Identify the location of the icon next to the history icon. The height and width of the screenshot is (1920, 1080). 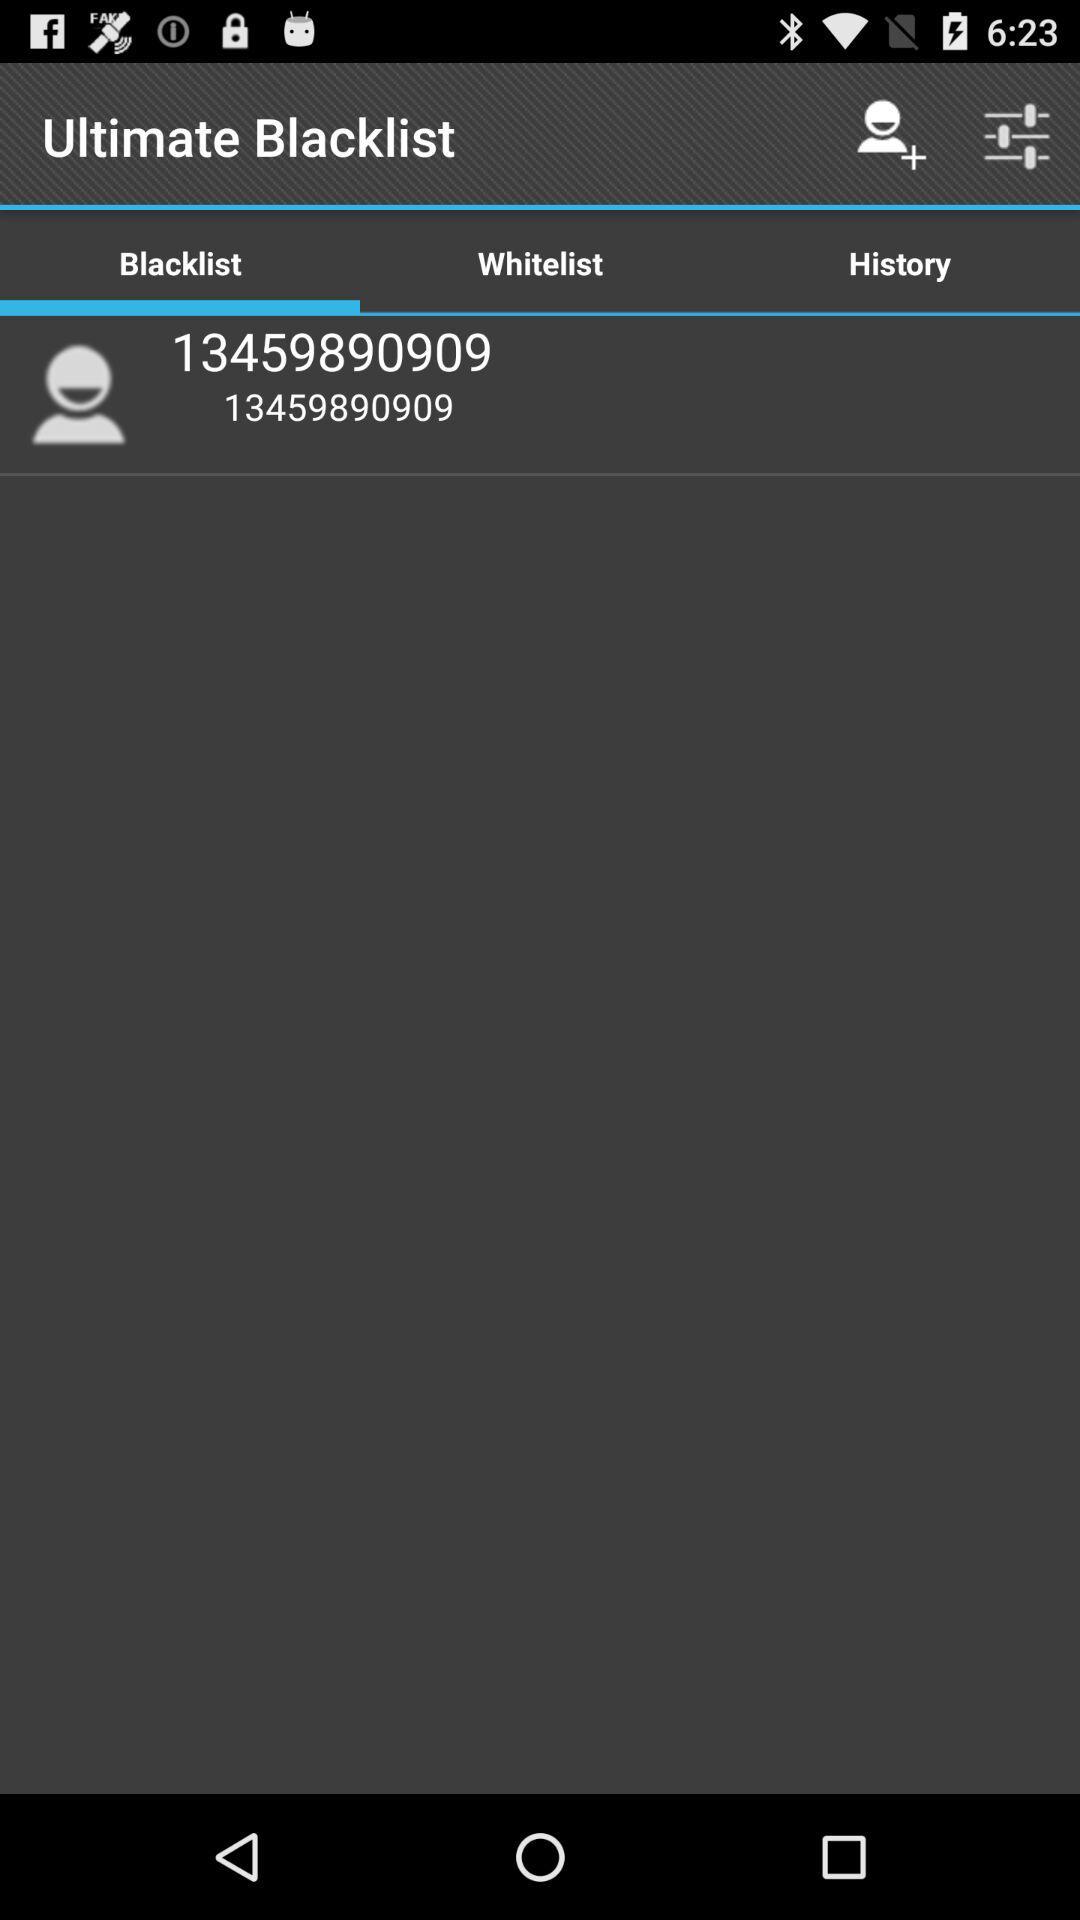
(540, 261).